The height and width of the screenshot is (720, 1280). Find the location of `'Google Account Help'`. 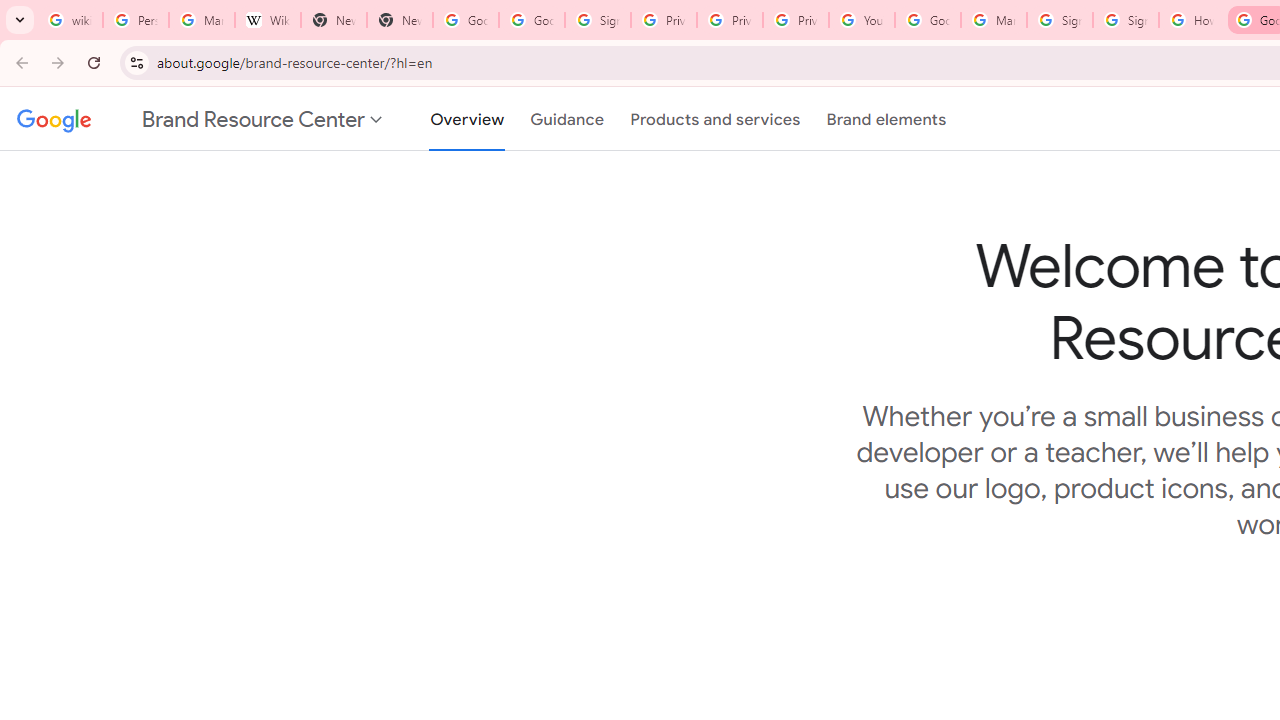

'Google Account Help' is located at coordinates (927, 20).